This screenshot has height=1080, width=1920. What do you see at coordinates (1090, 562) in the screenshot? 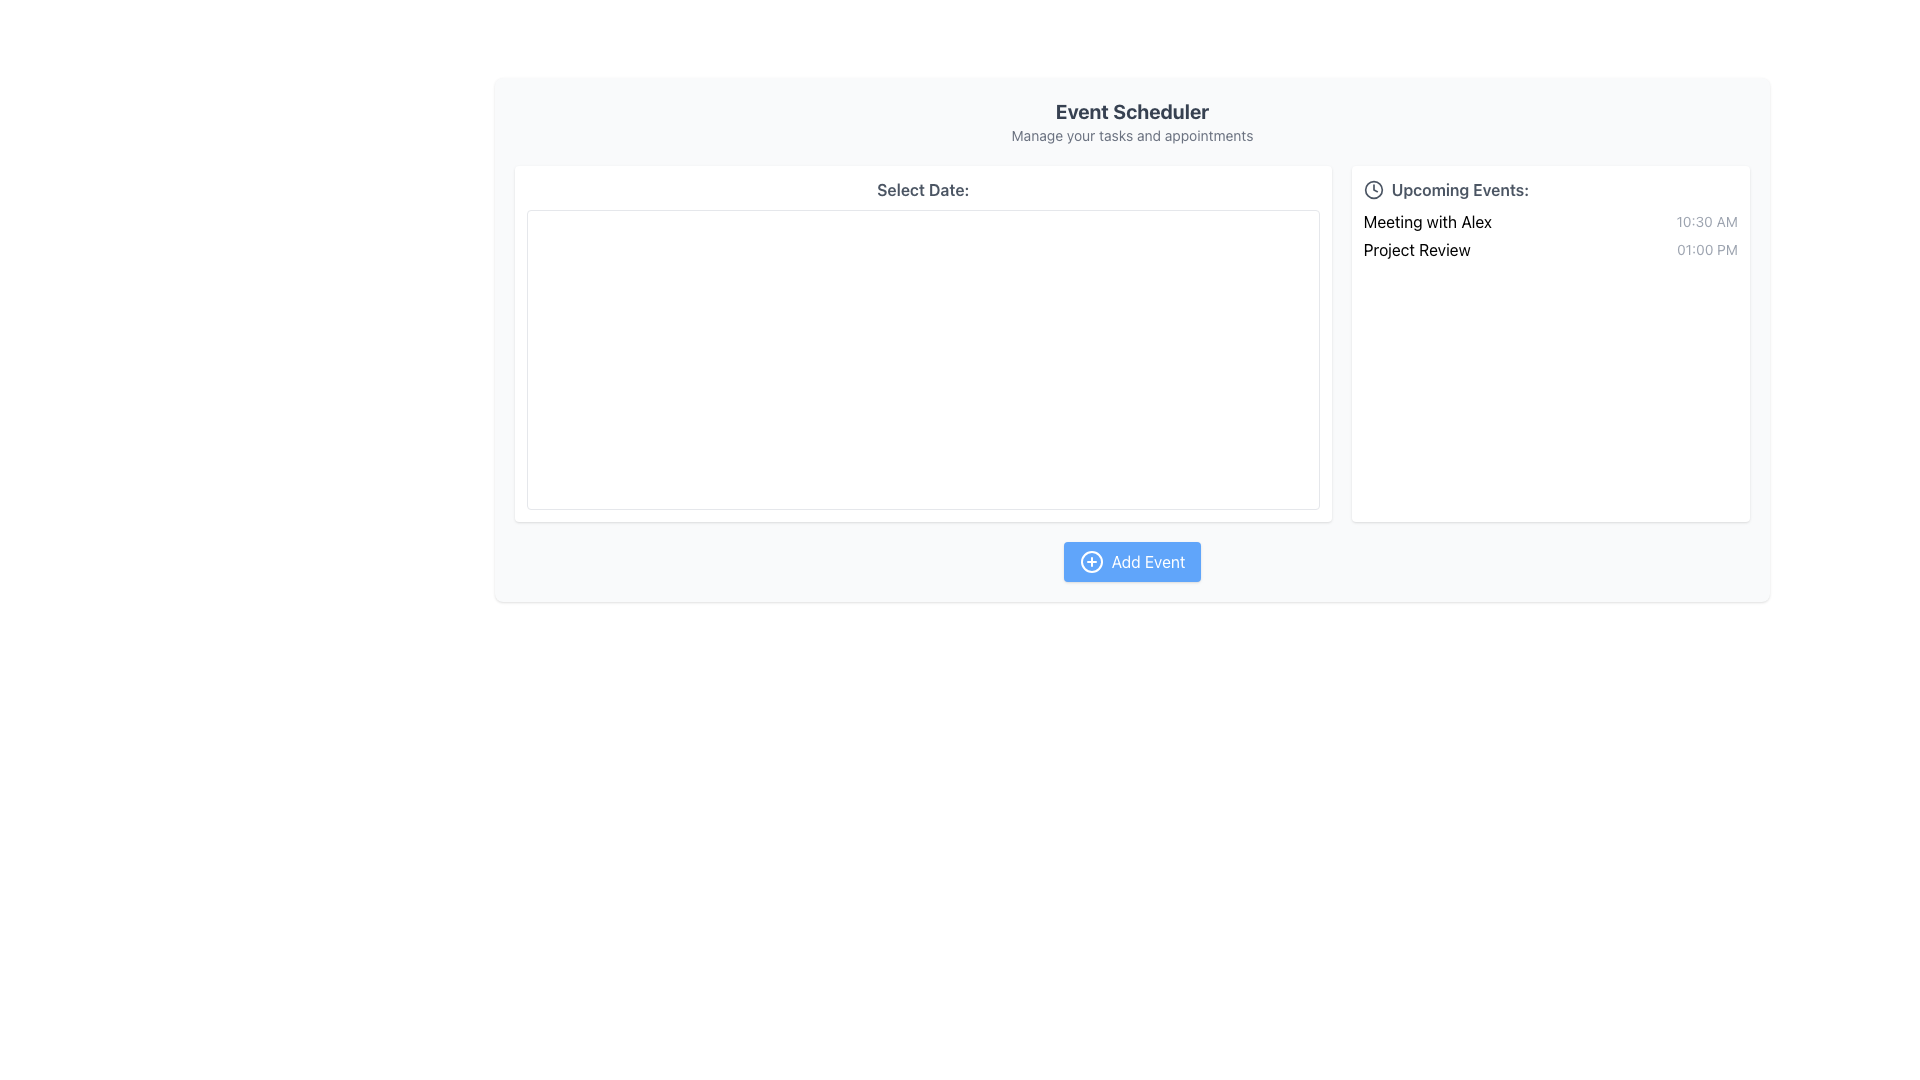
I see `the graphical icon (SVG circle) that serves as the outline of the 'add' action button labeled 'Add Event', located at the bottom of the application interface` at bounding box center [1090, 562].